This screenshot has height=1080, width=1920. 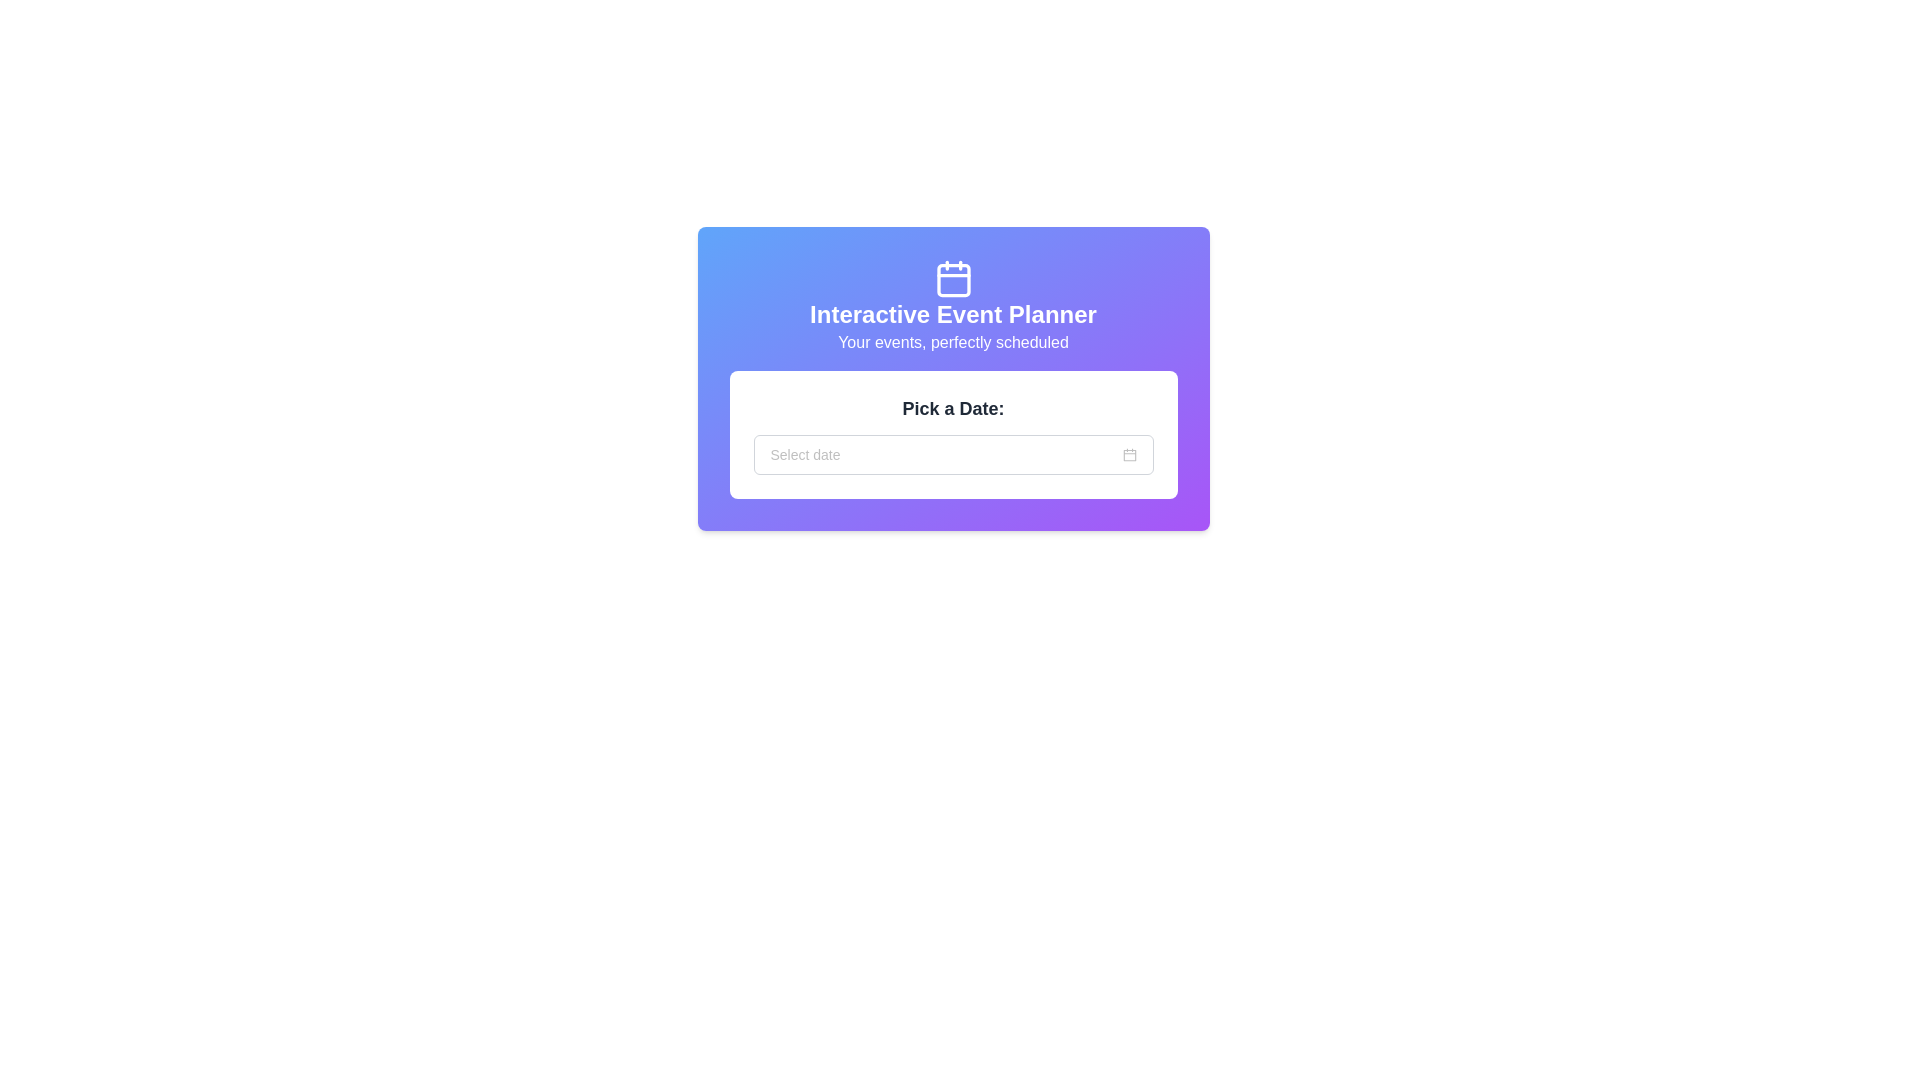 What do you see at coordinates (952, 278) in the screenshot?
I see `the calendar icon with white lines on a blue background located at the top of the 'Interactive Event Planner' section` at bounding box center [952, 278].